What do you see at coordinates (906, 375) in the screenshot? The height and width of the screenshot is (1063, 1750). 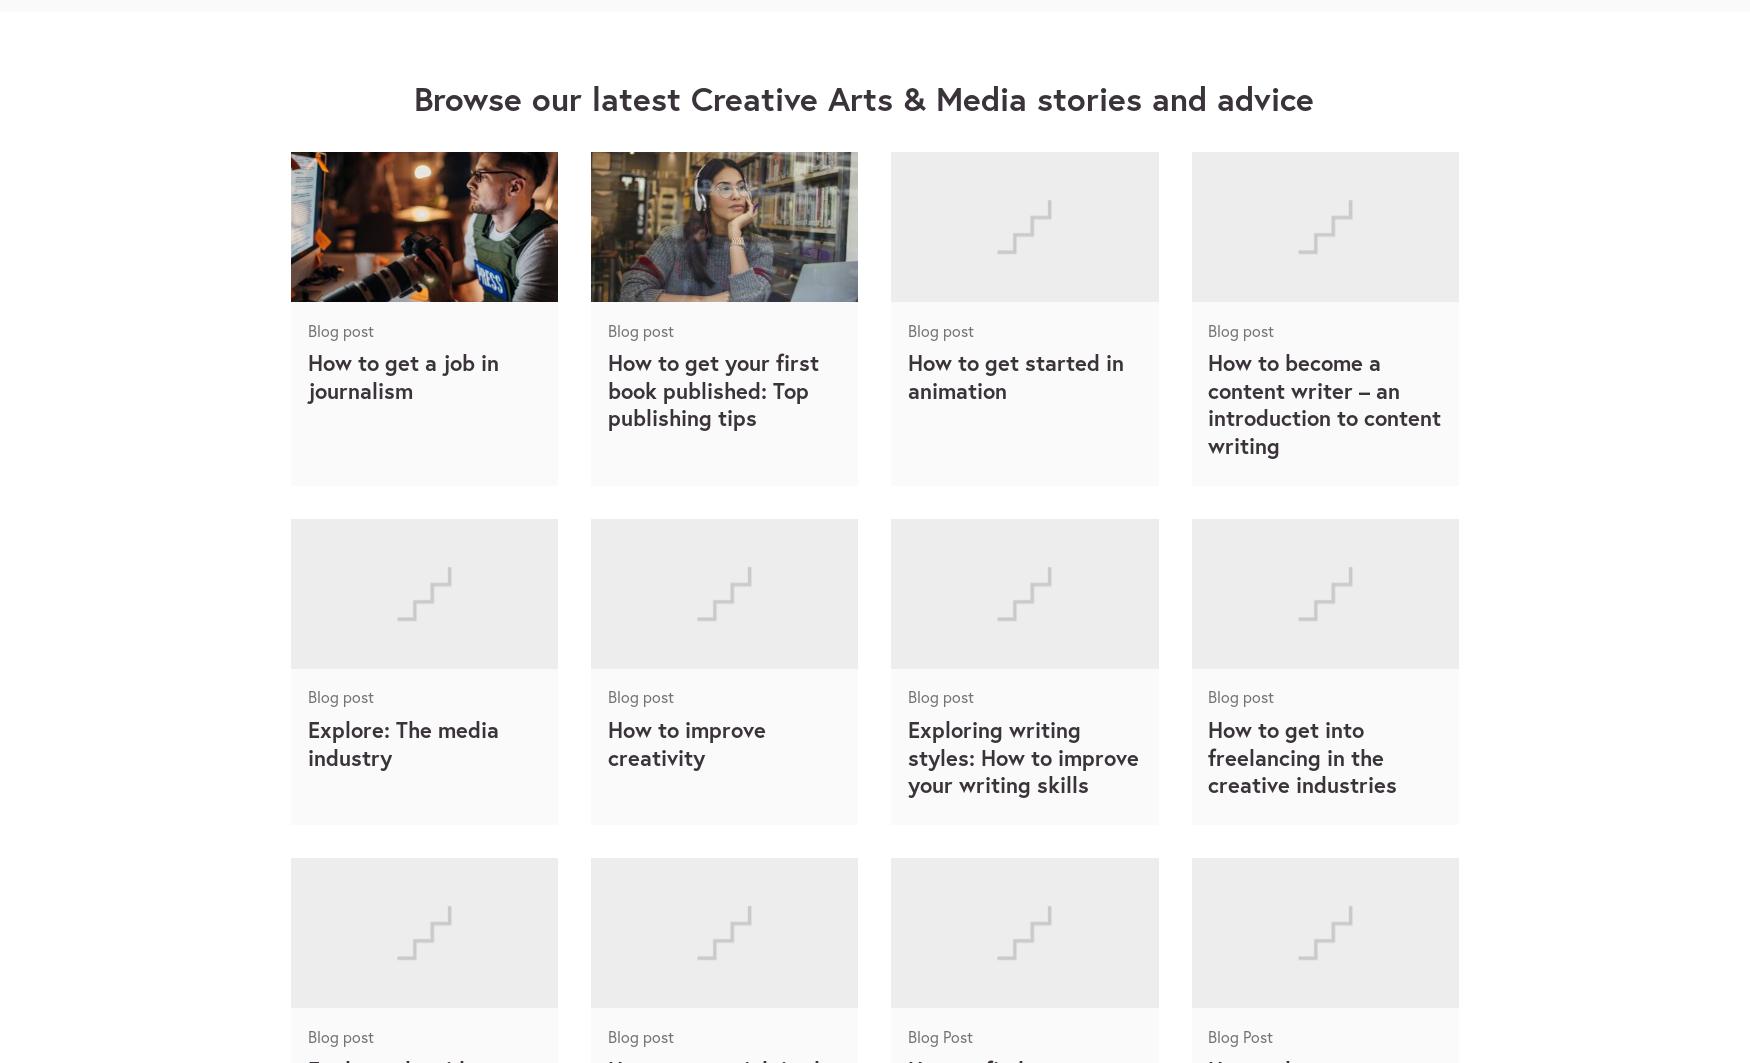 I see `'How to get started in animation'` at bounding box center [906, 375].